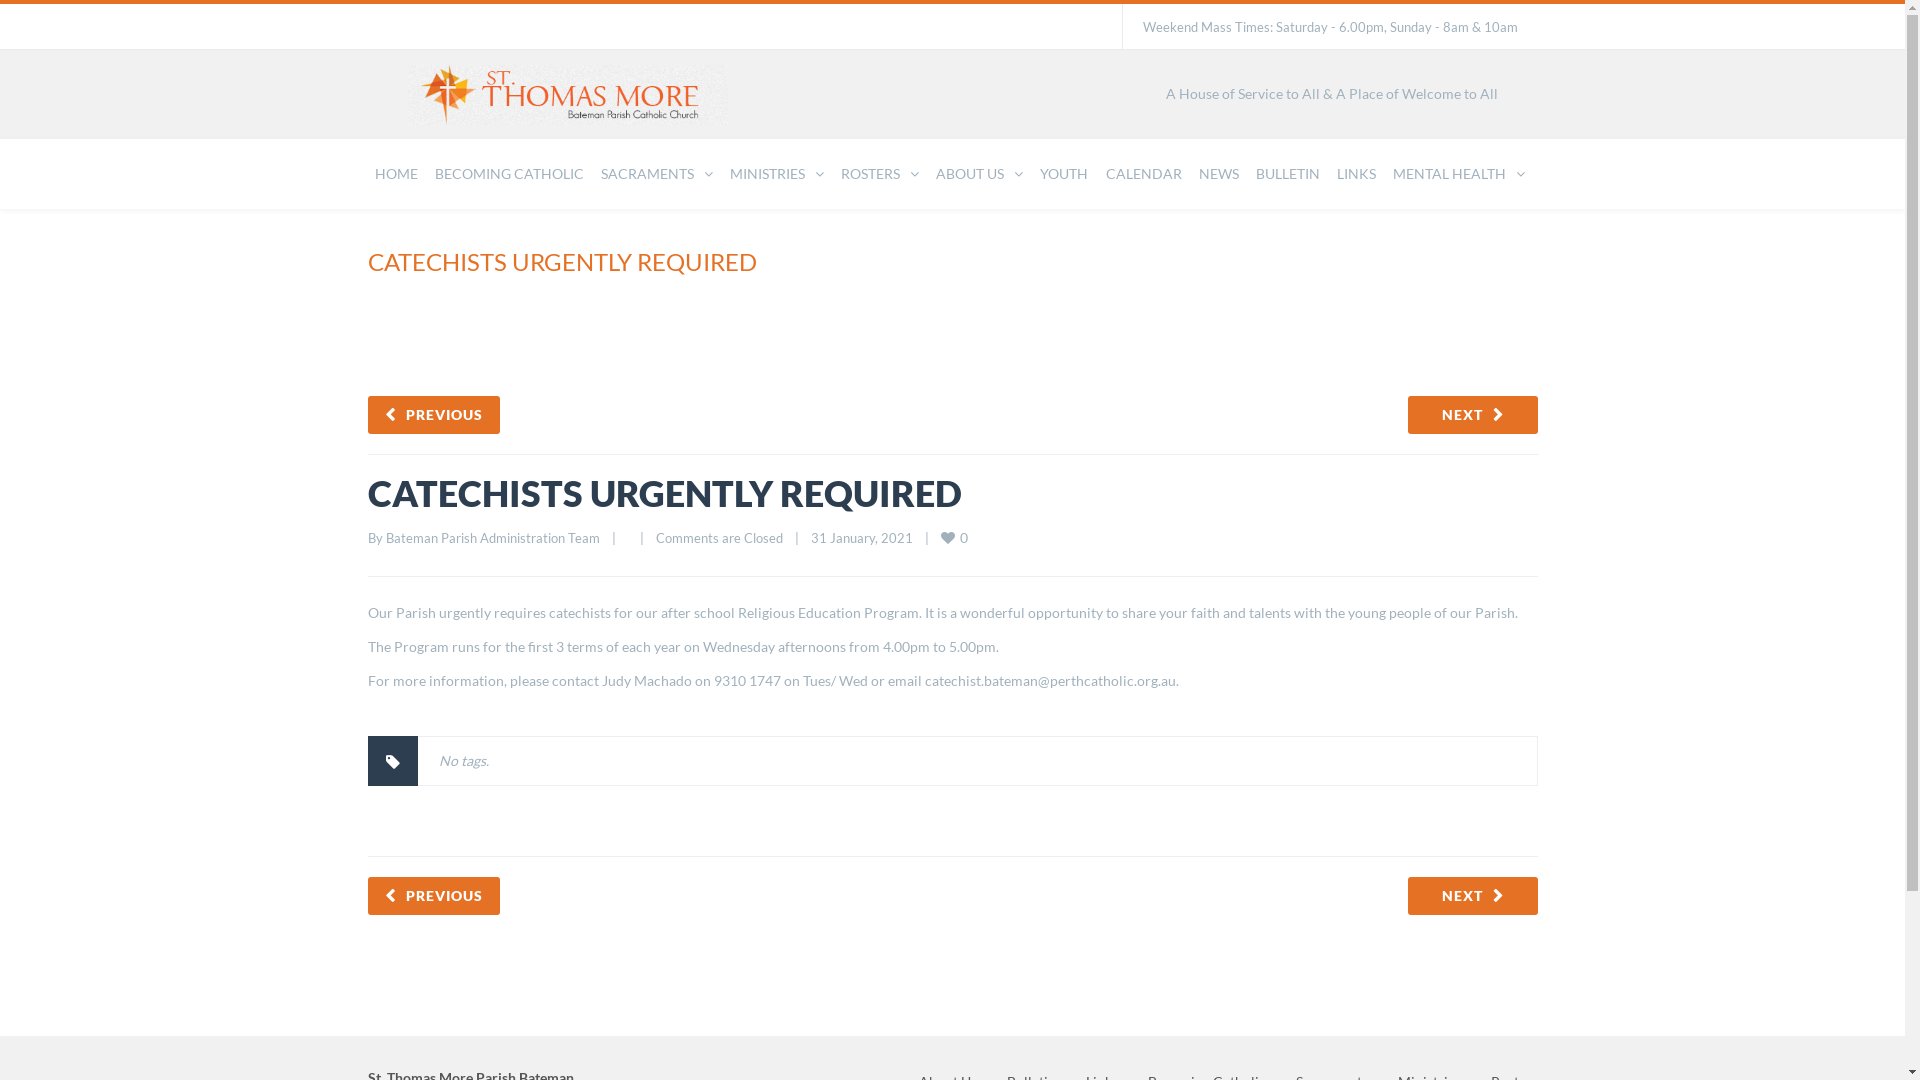 The width and height of the screenshot is (1920, 1080). I want to click on 'ABOUT US', so click(979, 172).